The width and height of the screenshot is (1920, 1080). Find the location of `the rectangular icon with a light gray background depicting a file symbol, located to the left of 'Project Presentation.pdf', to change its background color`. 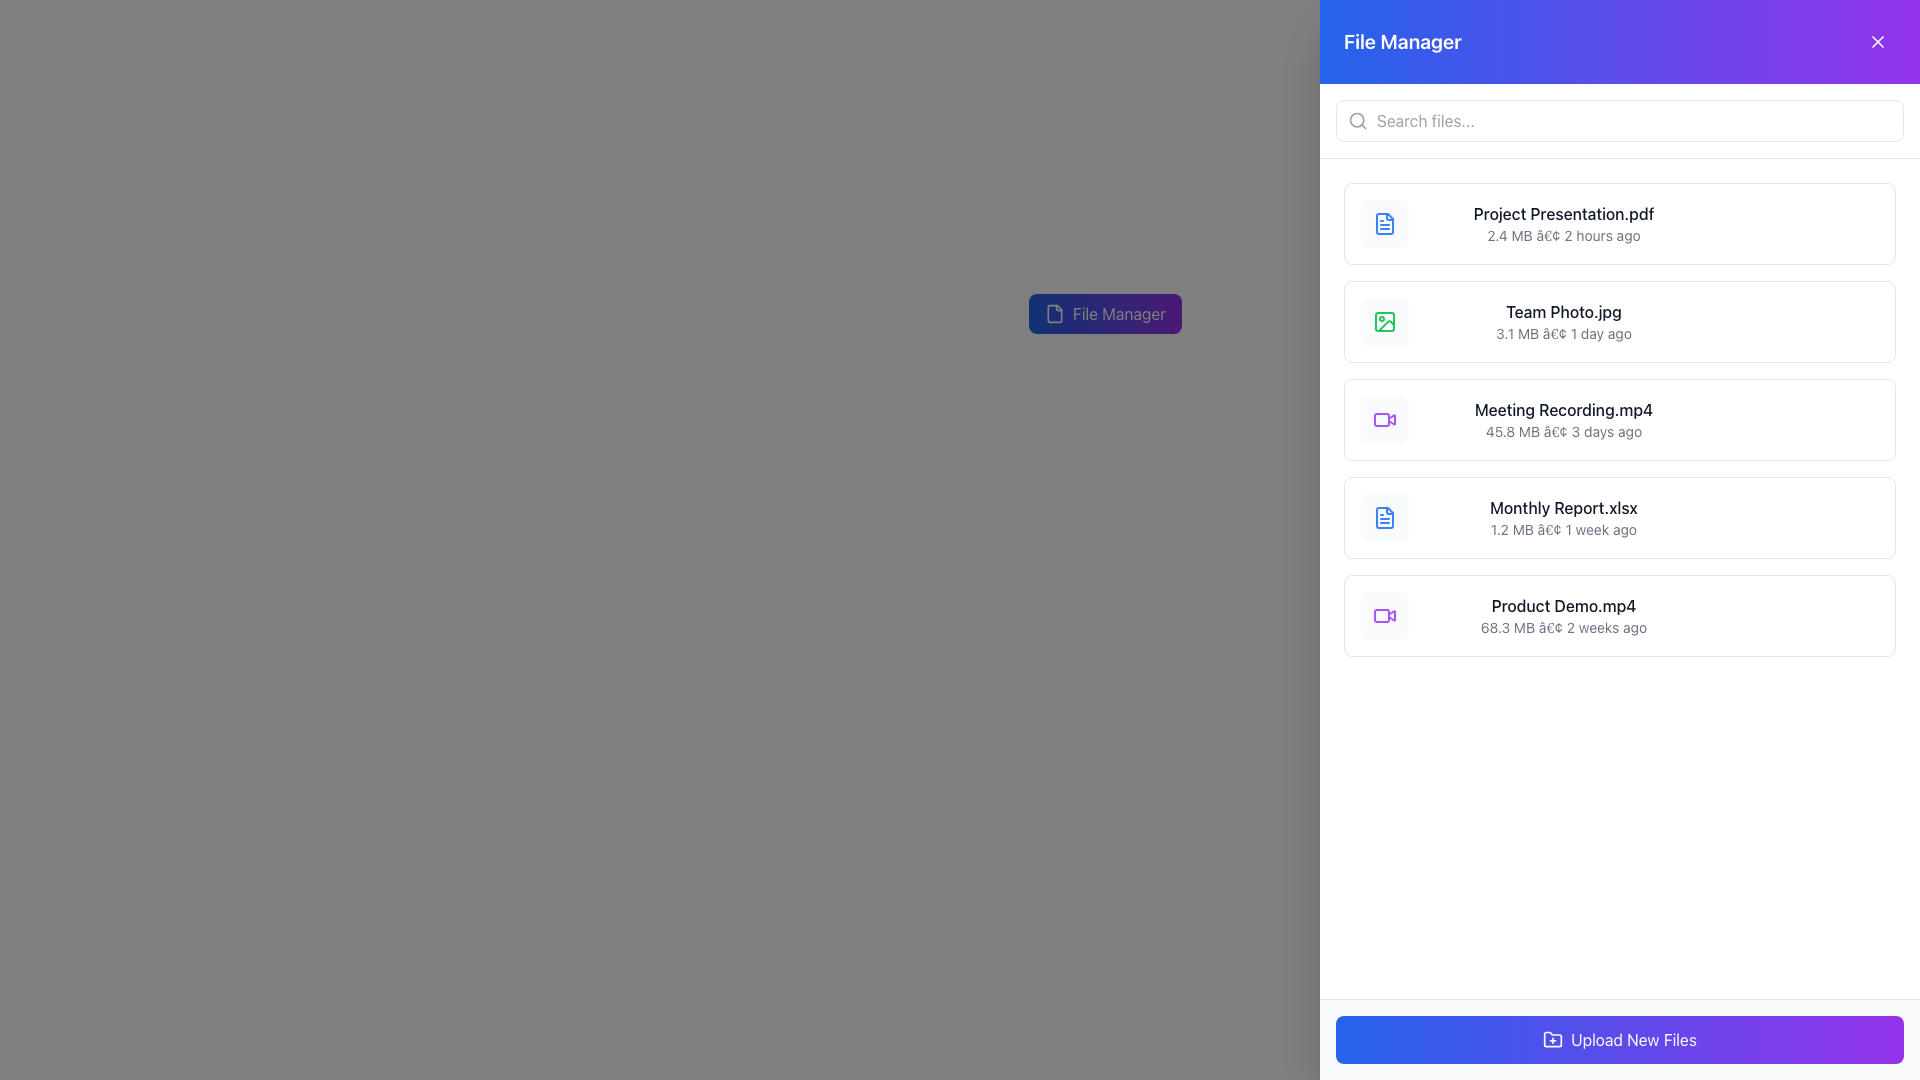

the rectangular icon with a light gray background depicting a file symbol, located to the left of 'Project Presentation.pdf', to change its background color is located at coordinates (1384, 223).